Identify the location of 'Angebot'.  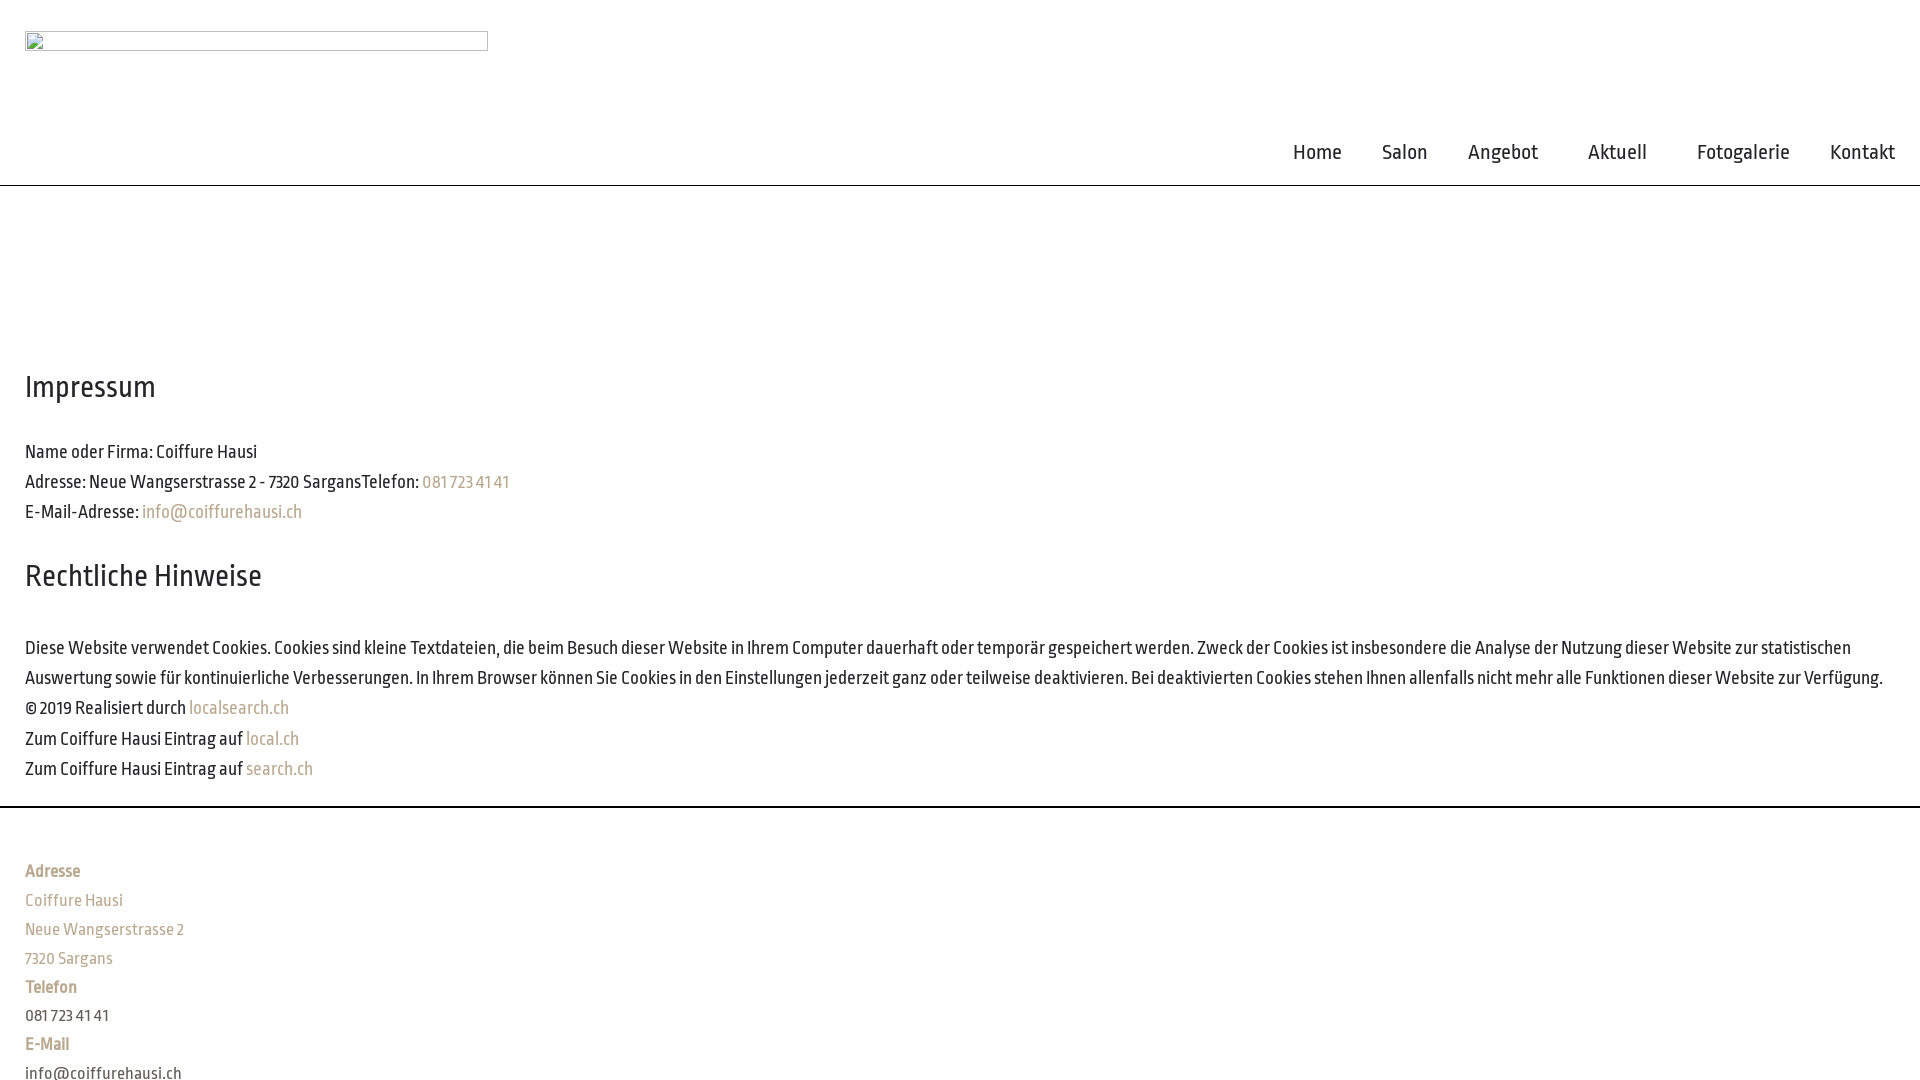
(1507, 156).